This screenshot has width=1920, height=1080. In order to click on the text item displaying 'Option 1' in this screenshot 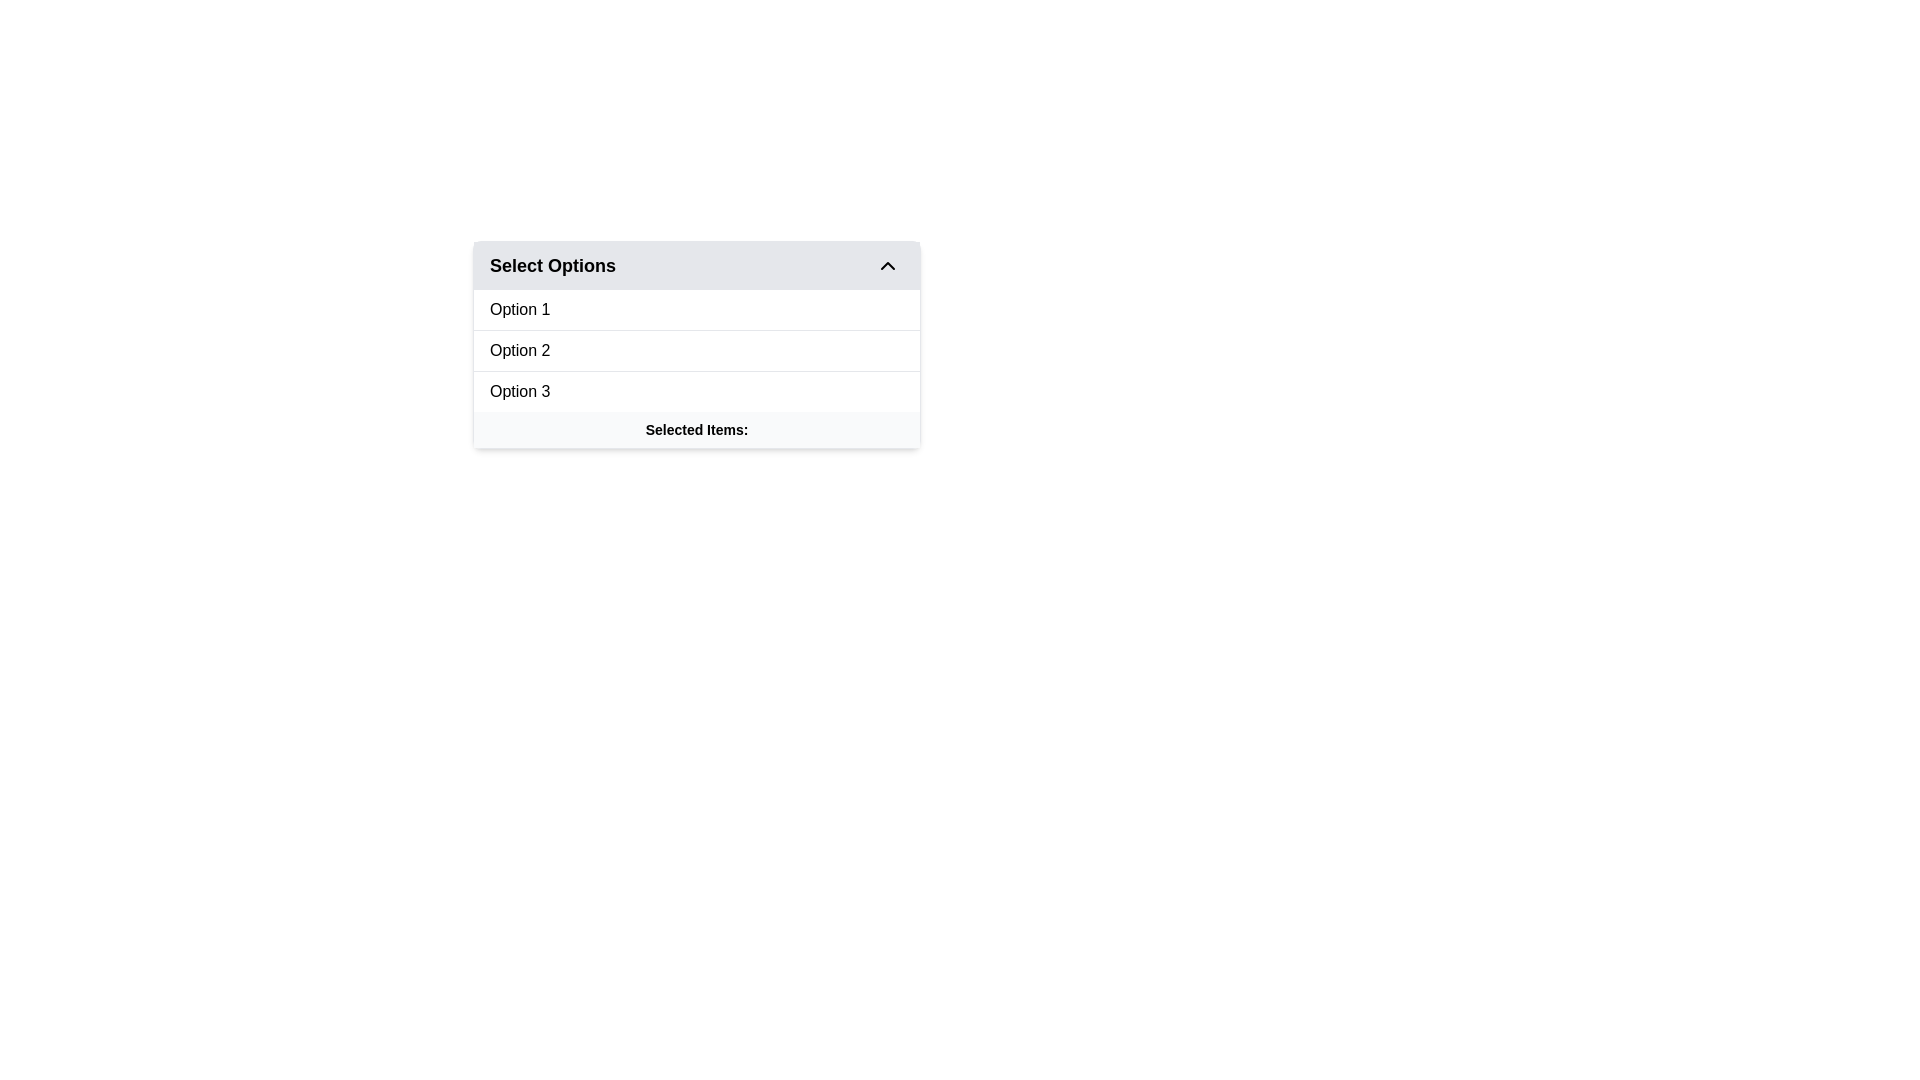, I will do `click(520, 309)`.